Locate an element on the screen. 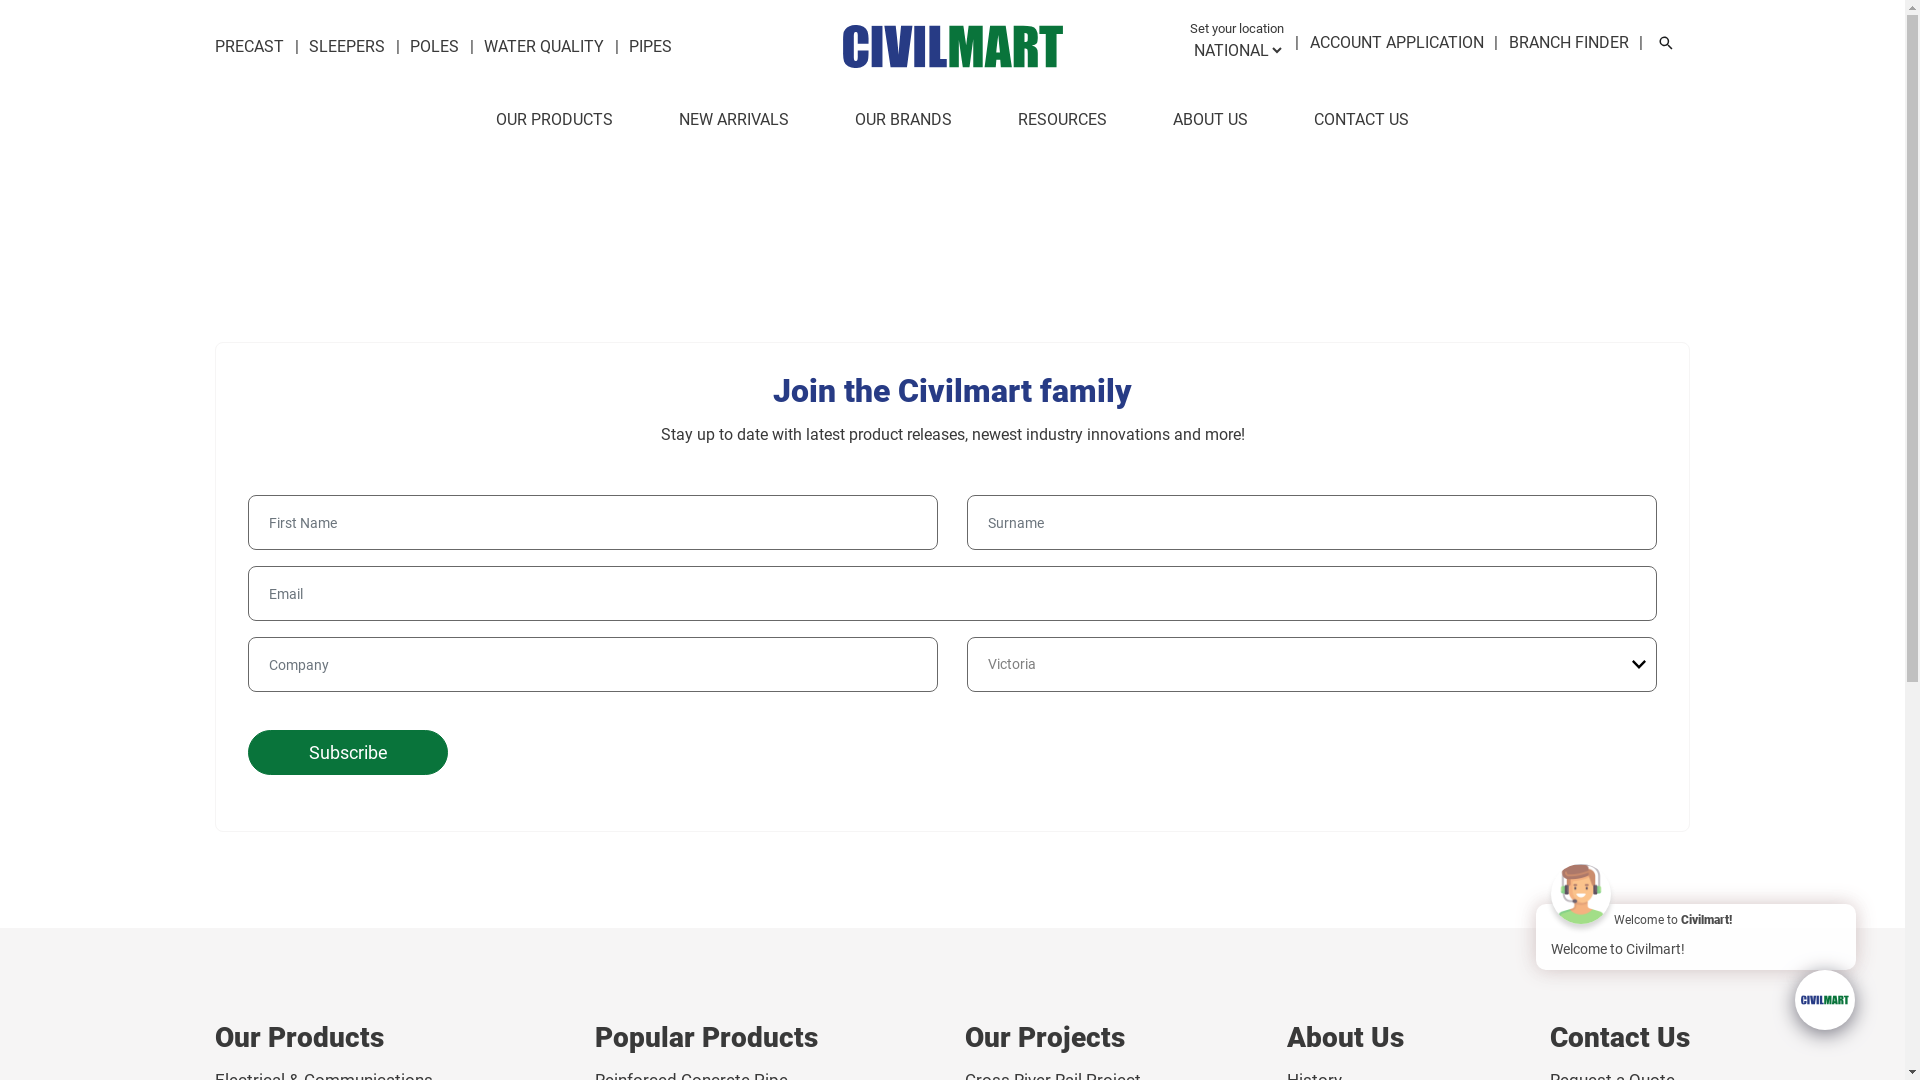  'NEW ARRIVALS' is located at coordinates (733, 121).